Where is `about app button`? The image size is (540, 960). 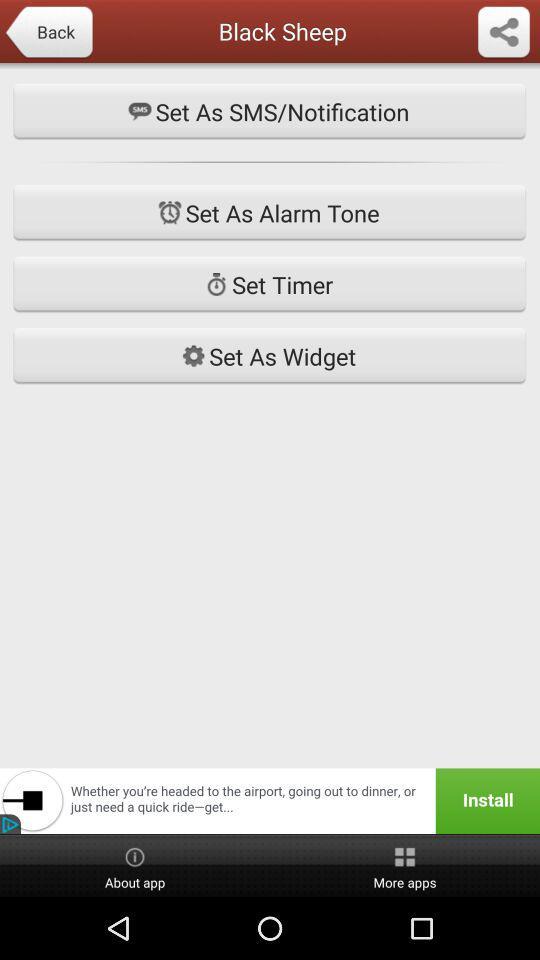
about app button is located at coordinates (135, 865).